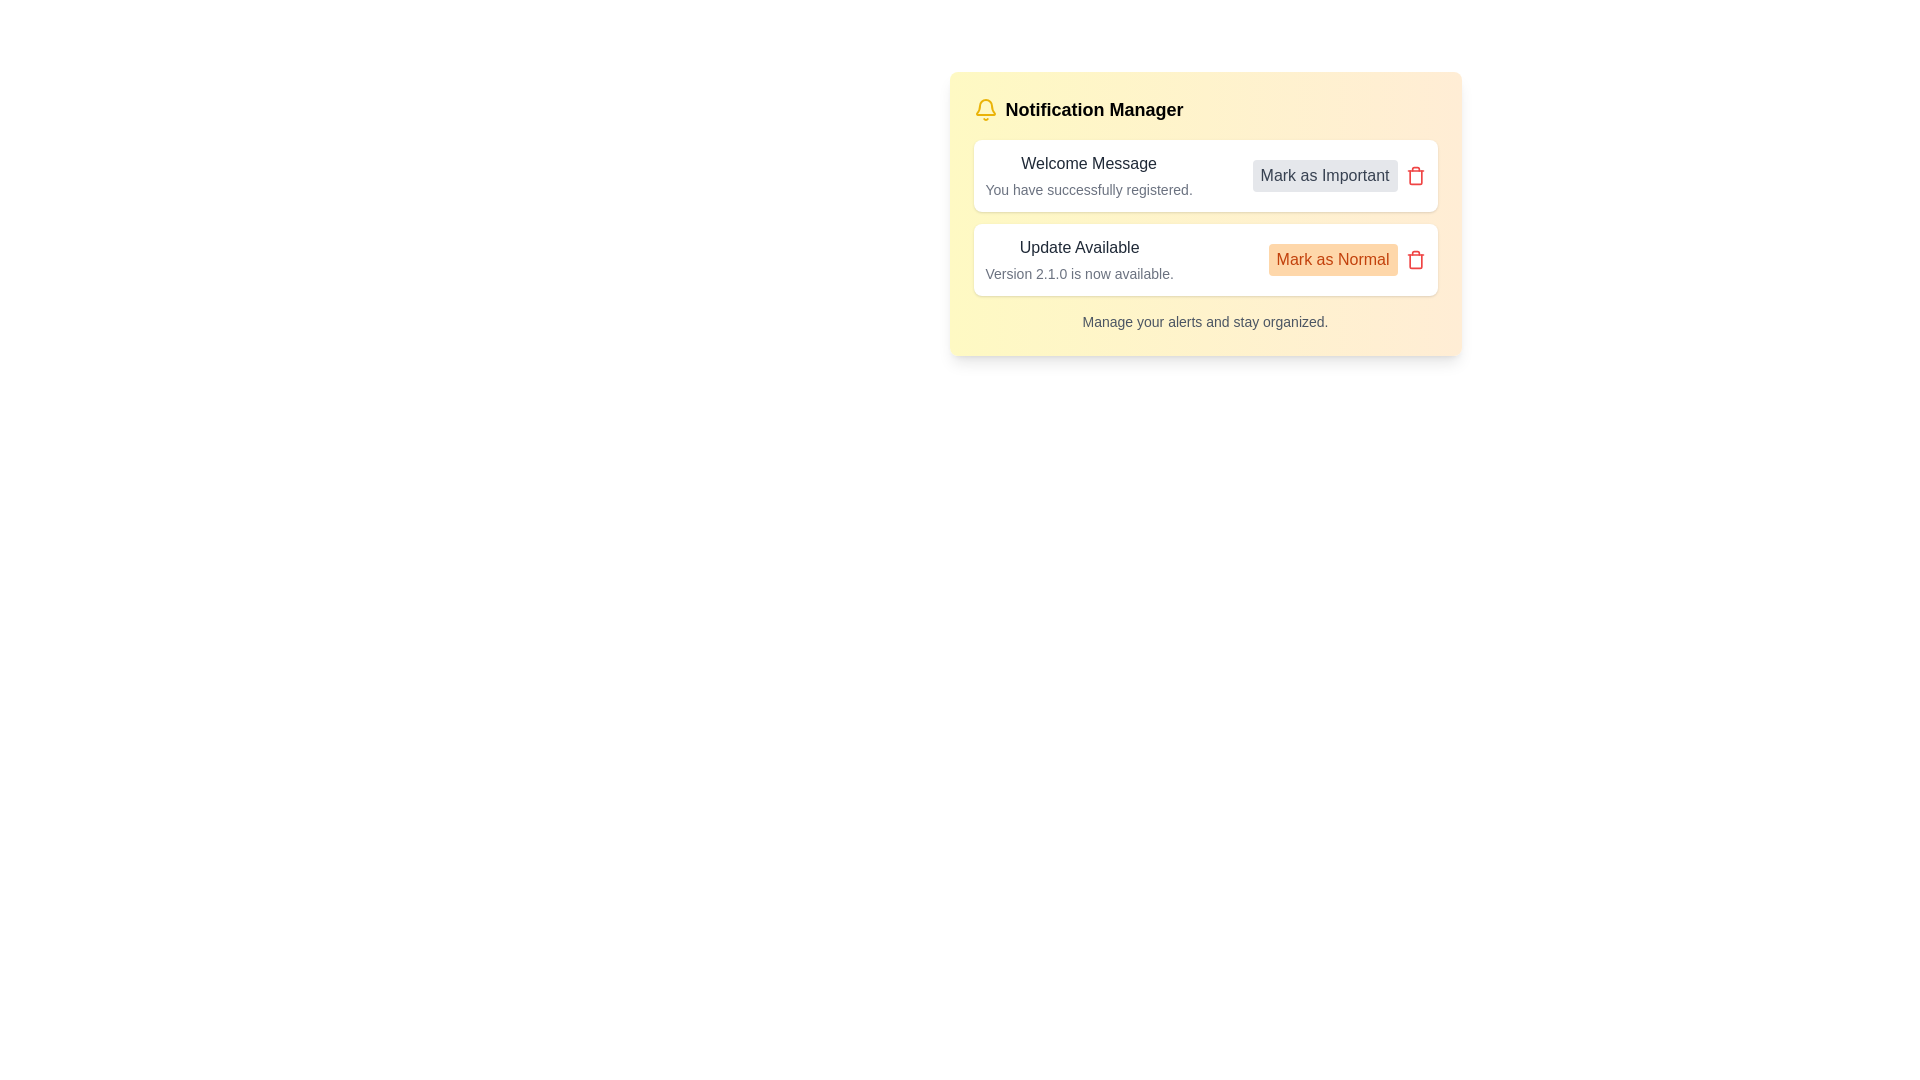 Image resolution: width=1920 pixels, height=1080 pixels. I want to click on the bell icon located to the very left of the 'Notification Manager' header section, so click(985, 110).